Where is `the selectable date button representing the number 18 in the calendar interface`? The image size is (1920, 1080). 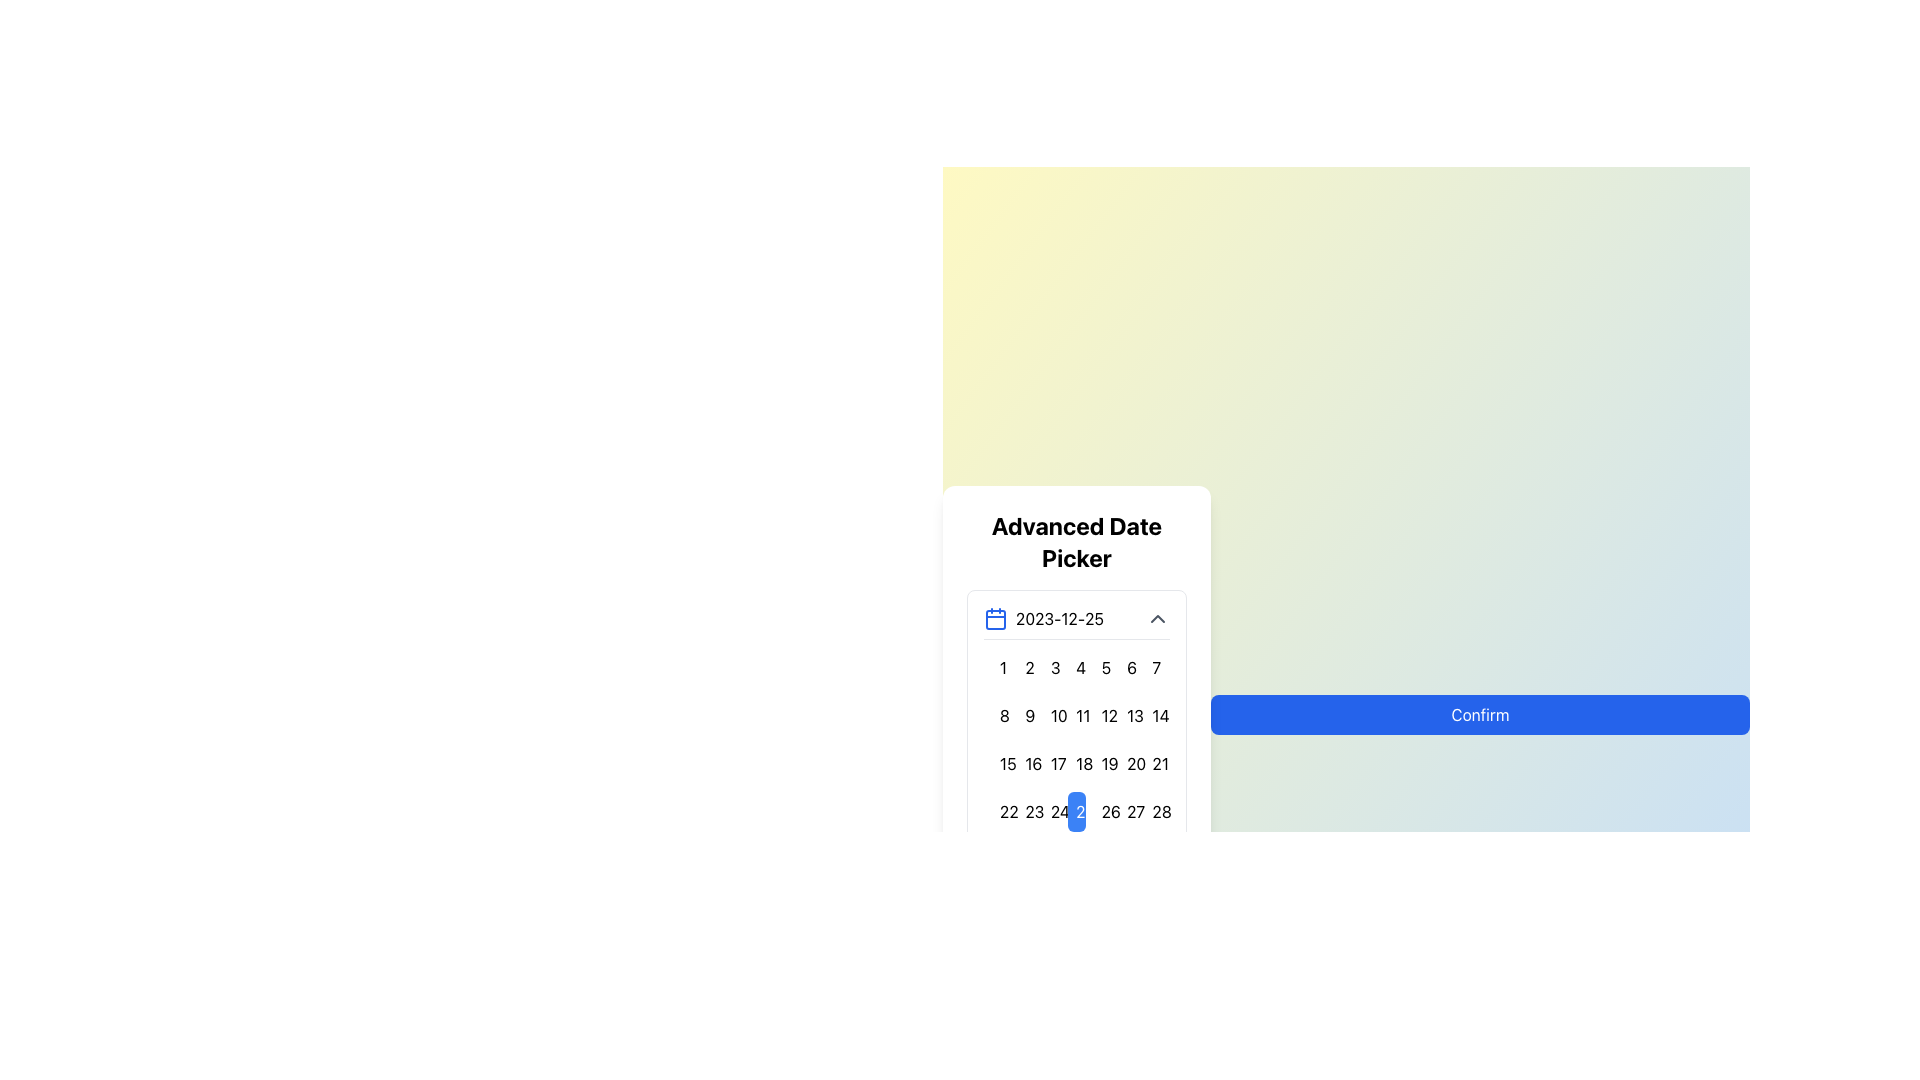 the selectable date button representing the number 18 in the calendar interface is located at coordinates (1075, 763).